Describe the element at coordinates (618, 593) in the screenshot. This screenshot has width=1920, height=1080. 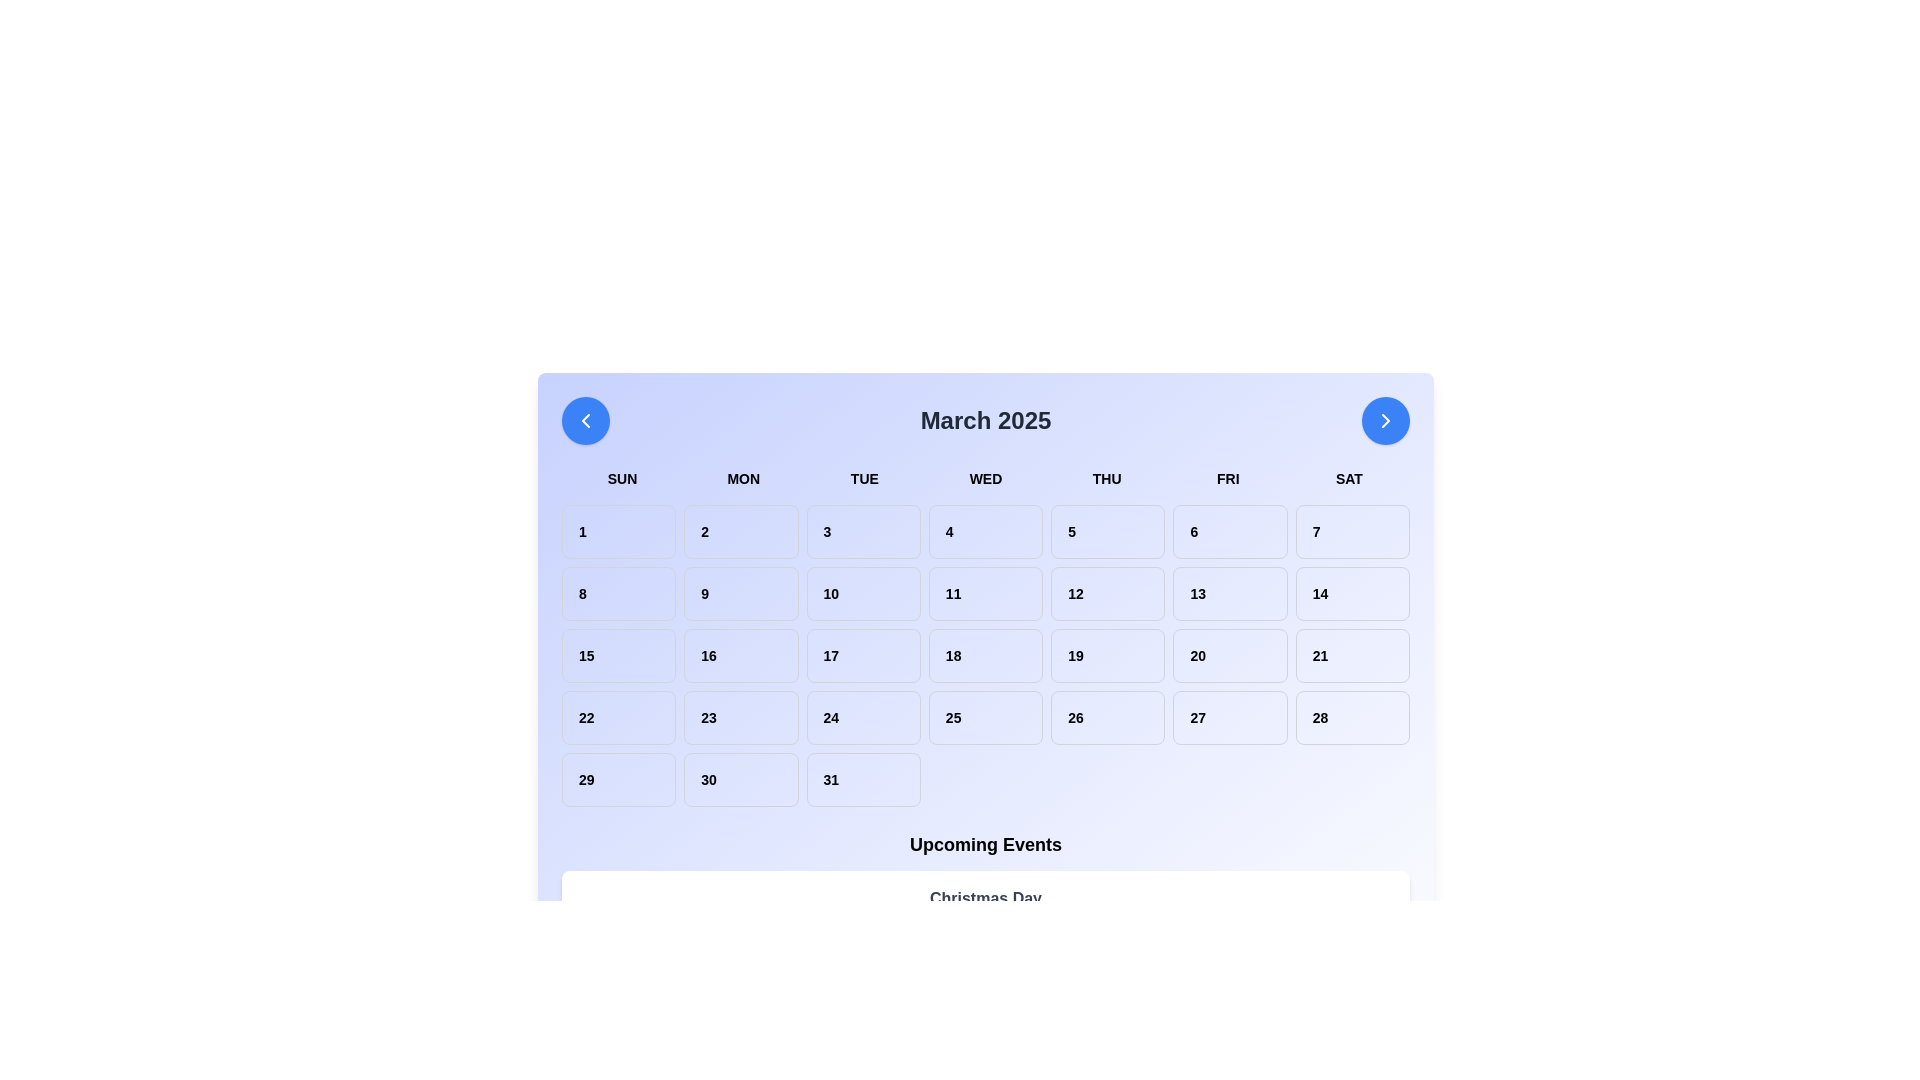
I see `the numeral '8' in the calendar cell` at that location.